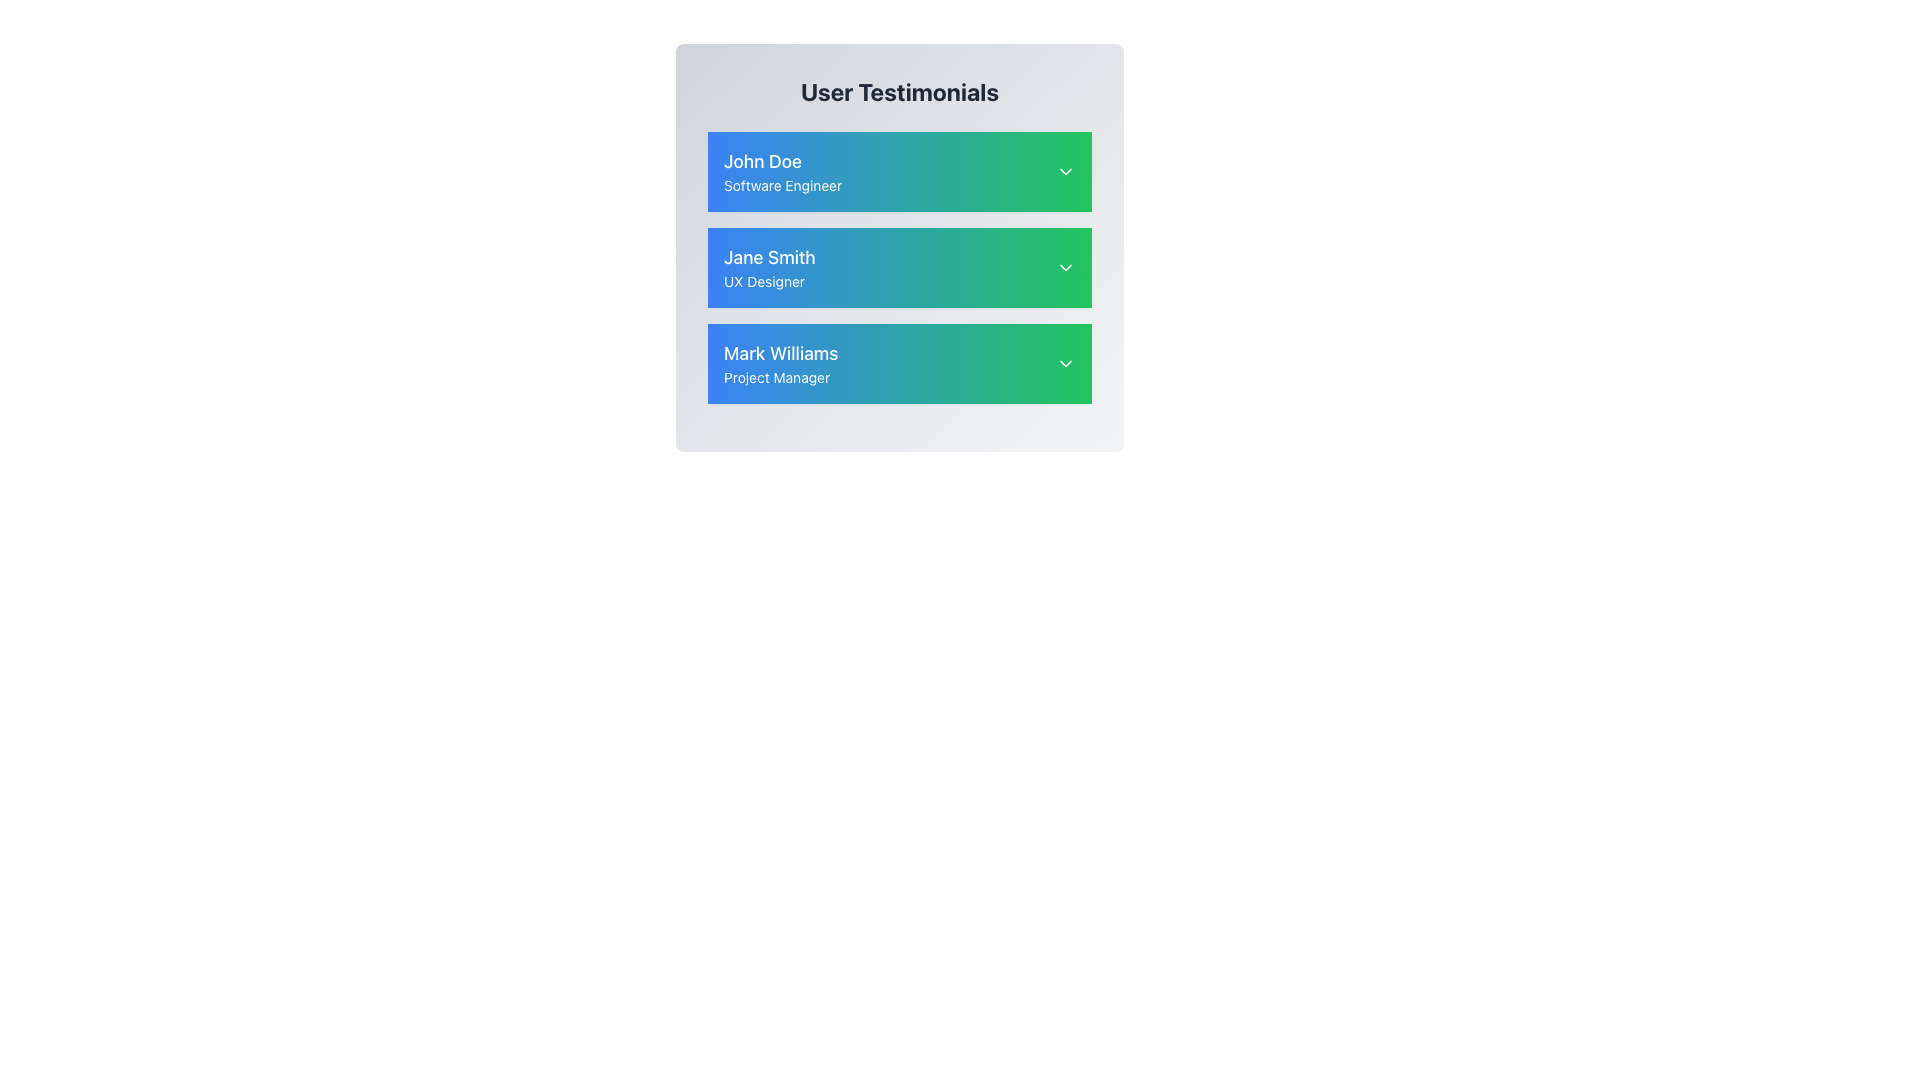  Describe the element at coordinates (1064, 363) in the screenshot. I see `the green chevron arrow icon on the right side of the 'Mark Williams Project Manager' section` at that location.